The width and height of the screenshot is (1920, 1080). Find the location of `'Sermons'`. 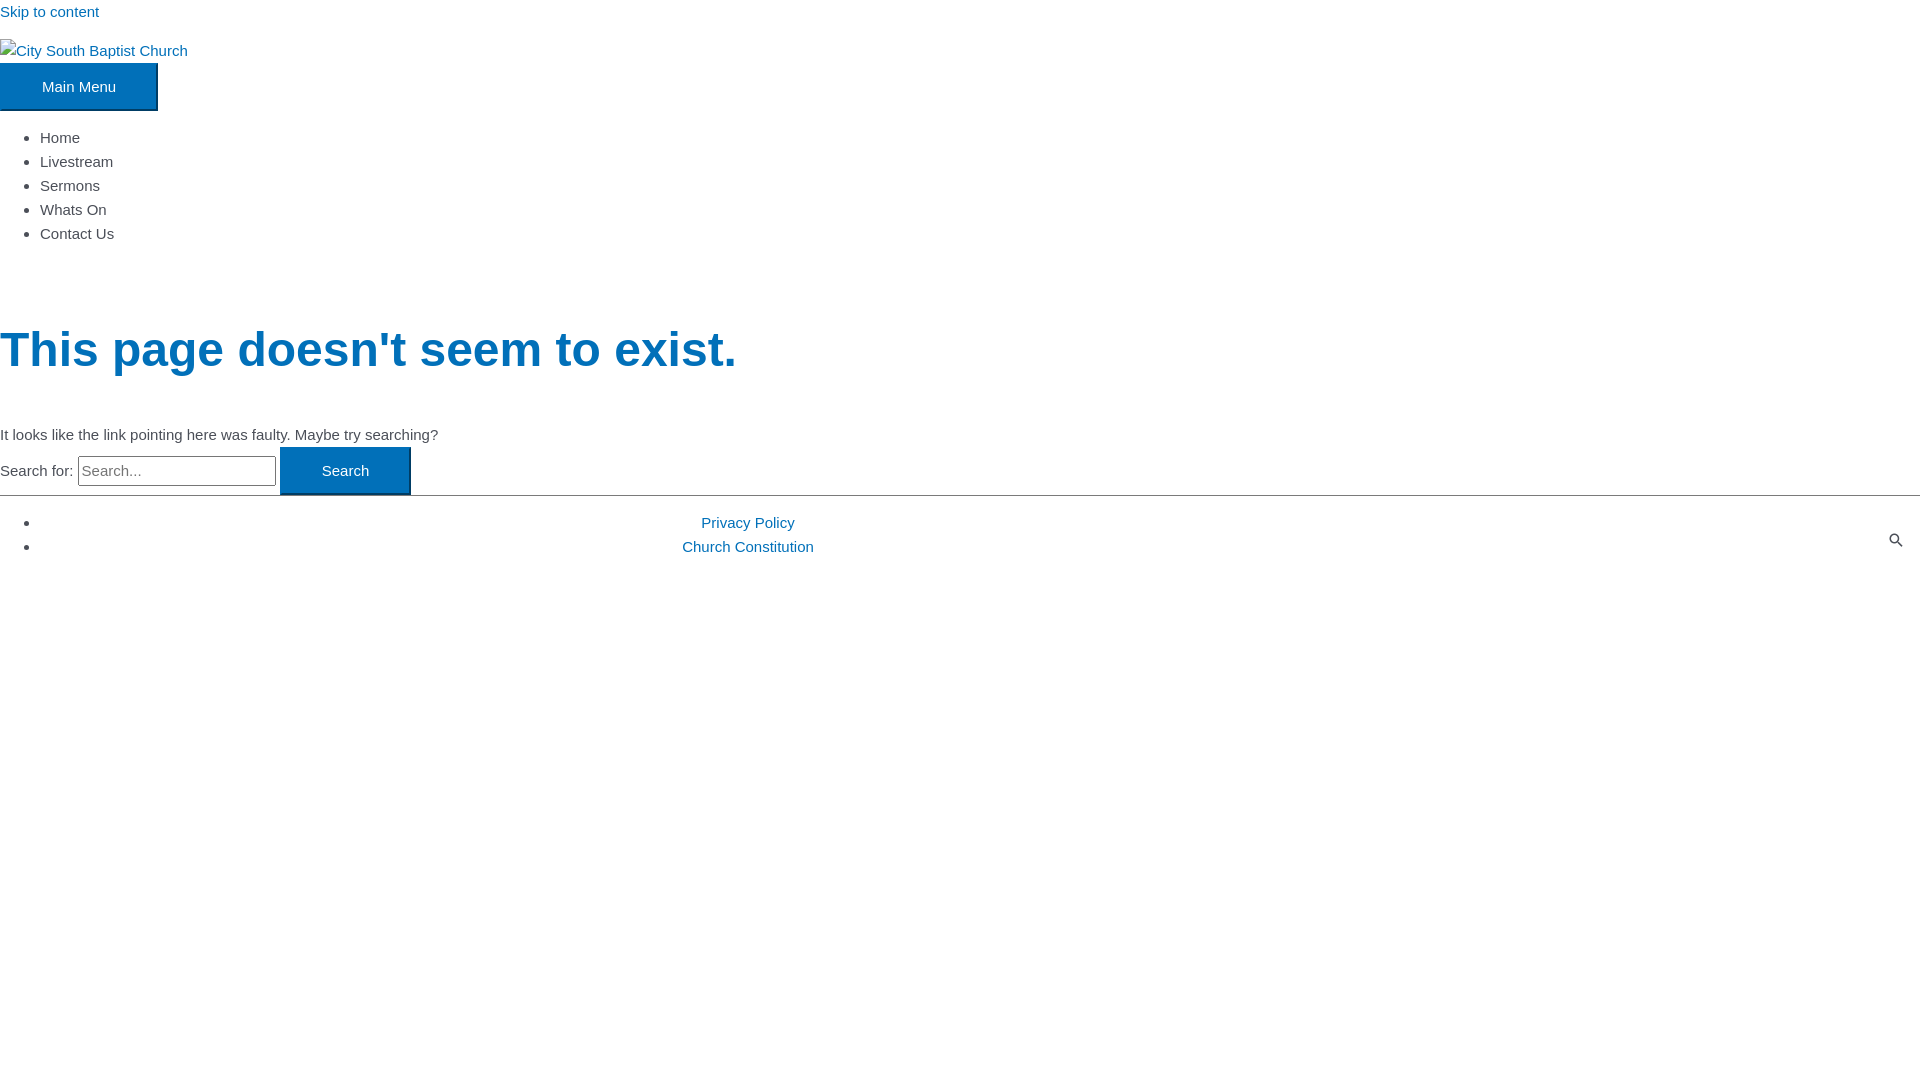

'Sermons' is located at coordinates (70, 185).